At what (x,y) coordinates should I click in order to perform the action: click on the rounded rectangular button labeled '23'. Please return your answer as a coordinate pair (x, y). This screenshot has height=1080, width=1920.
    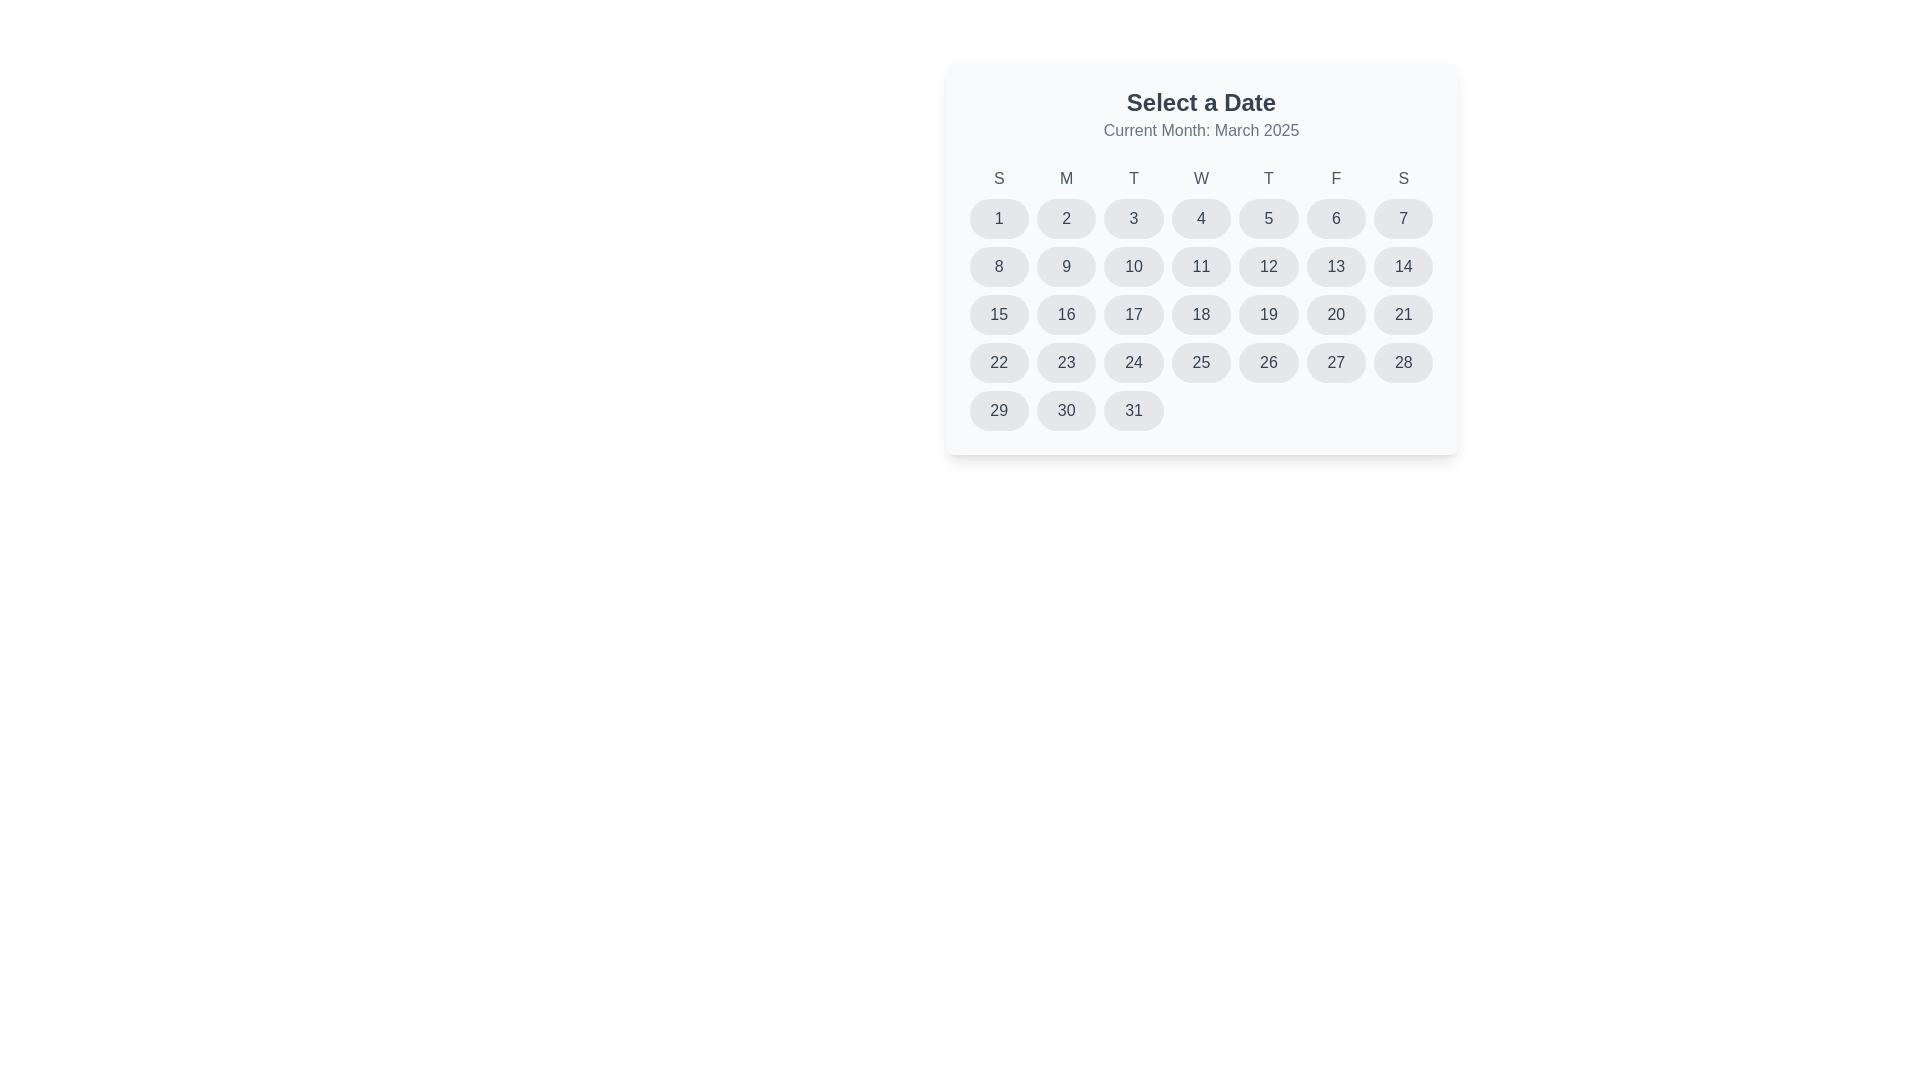
    Looking at the image, I should click on (1065, 362).